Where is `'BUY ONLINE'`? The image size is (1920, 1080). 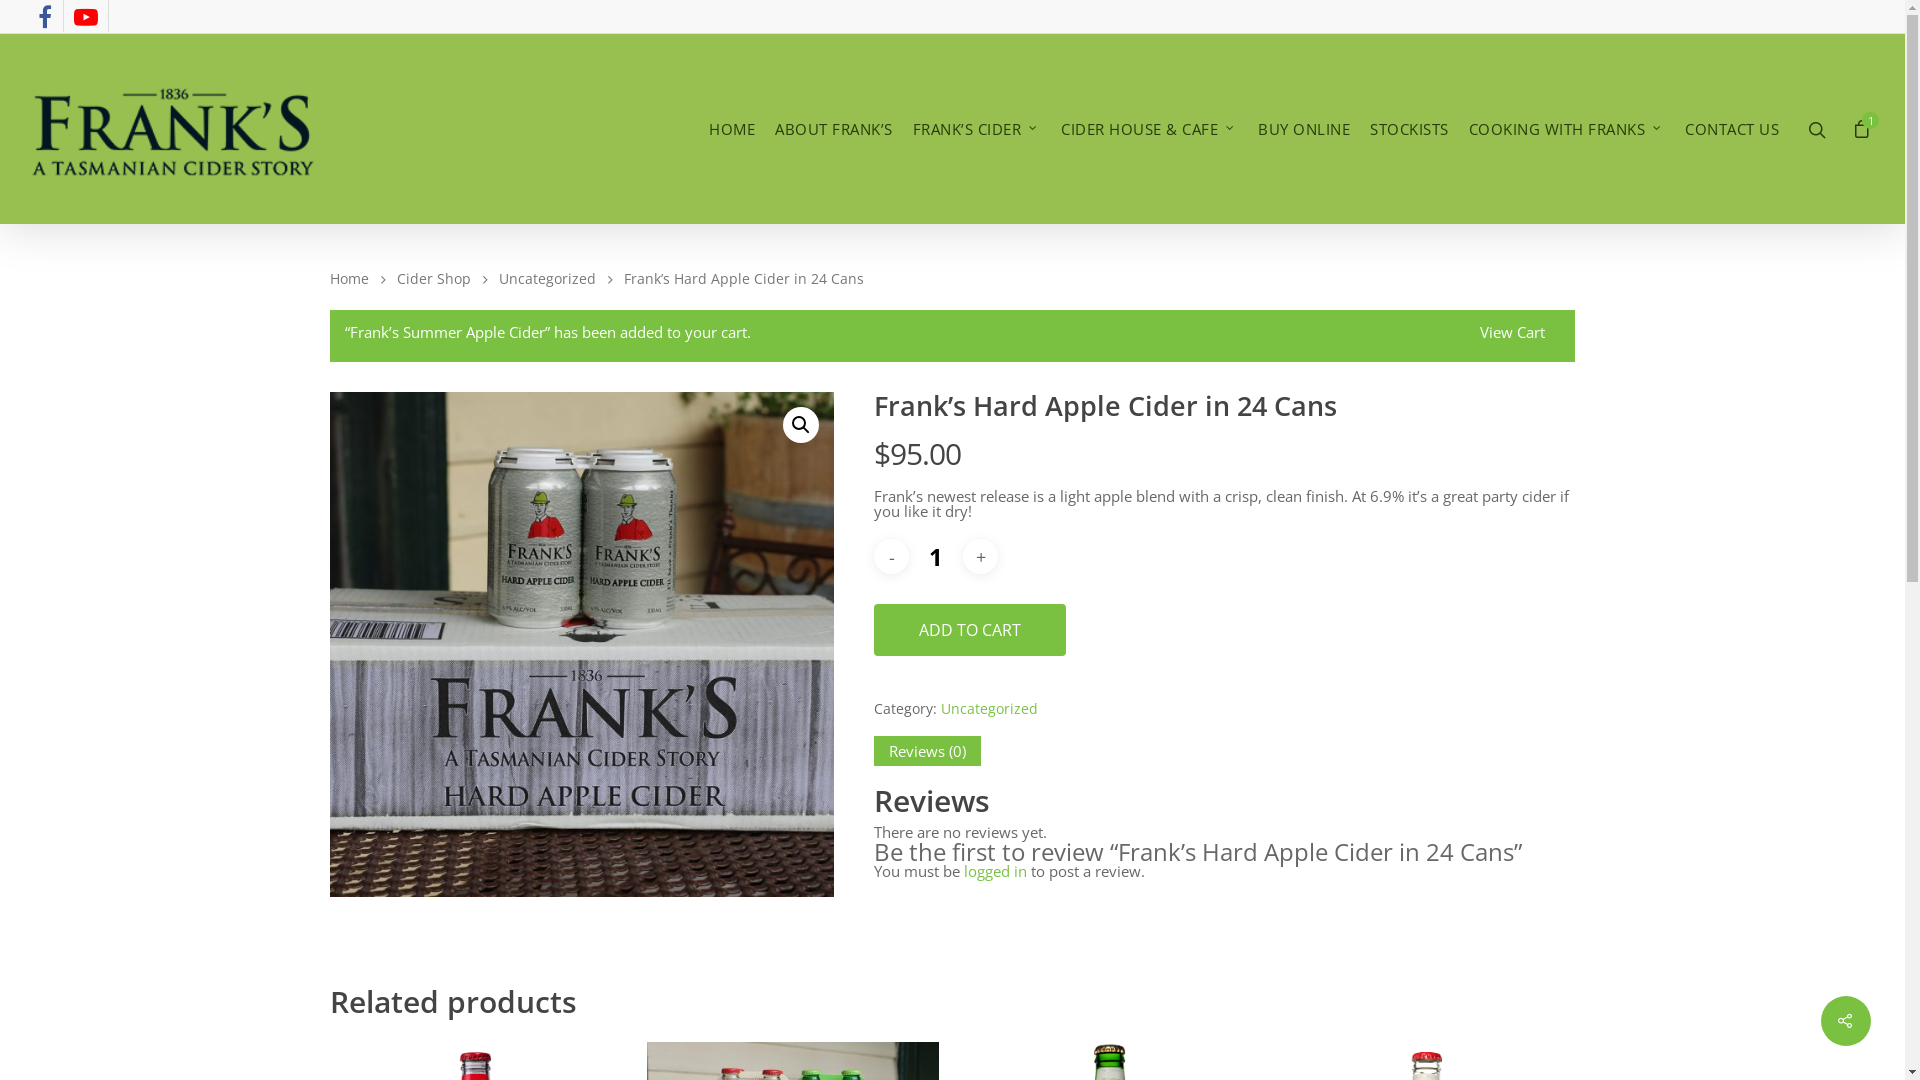
'BUY ONLINE' is located at coordinates (1304, 129).